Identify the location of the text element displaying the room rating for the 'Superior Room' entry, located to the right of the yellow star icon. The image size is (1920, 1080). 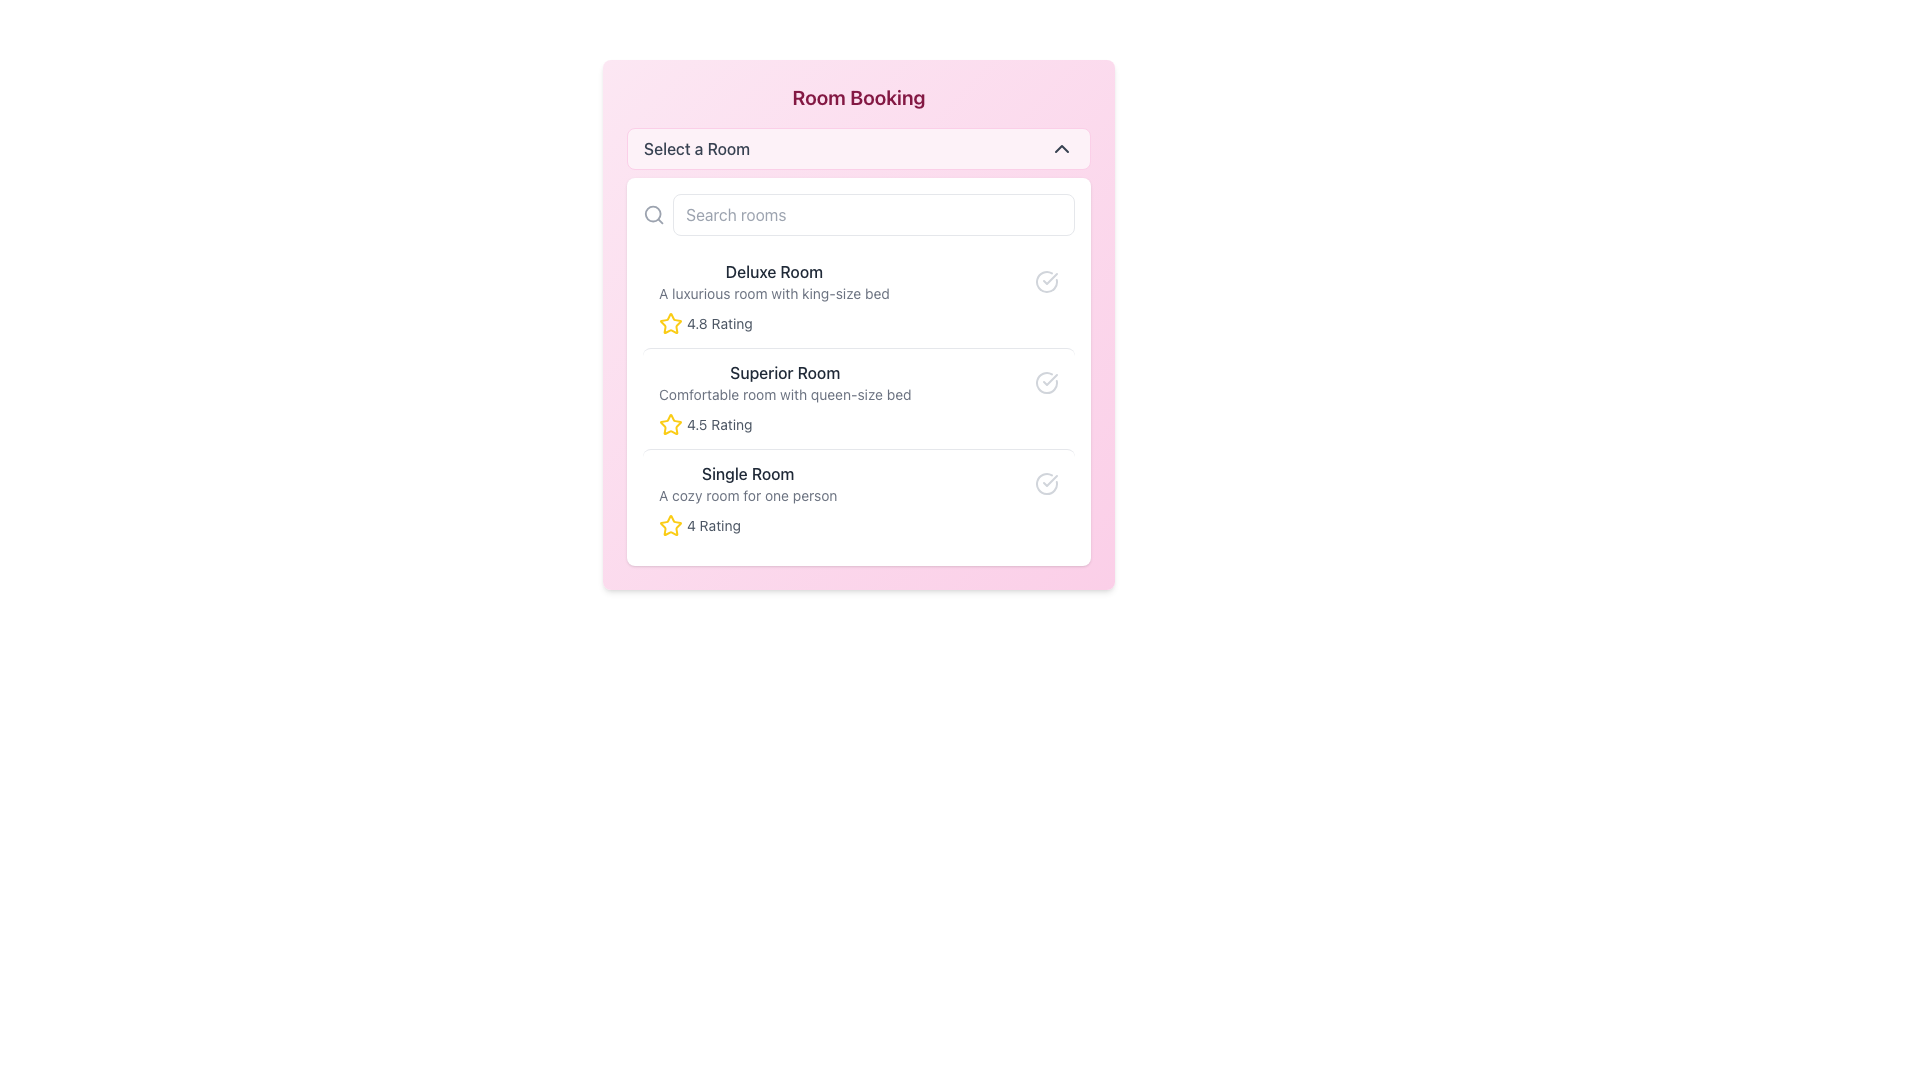
(719, 423).